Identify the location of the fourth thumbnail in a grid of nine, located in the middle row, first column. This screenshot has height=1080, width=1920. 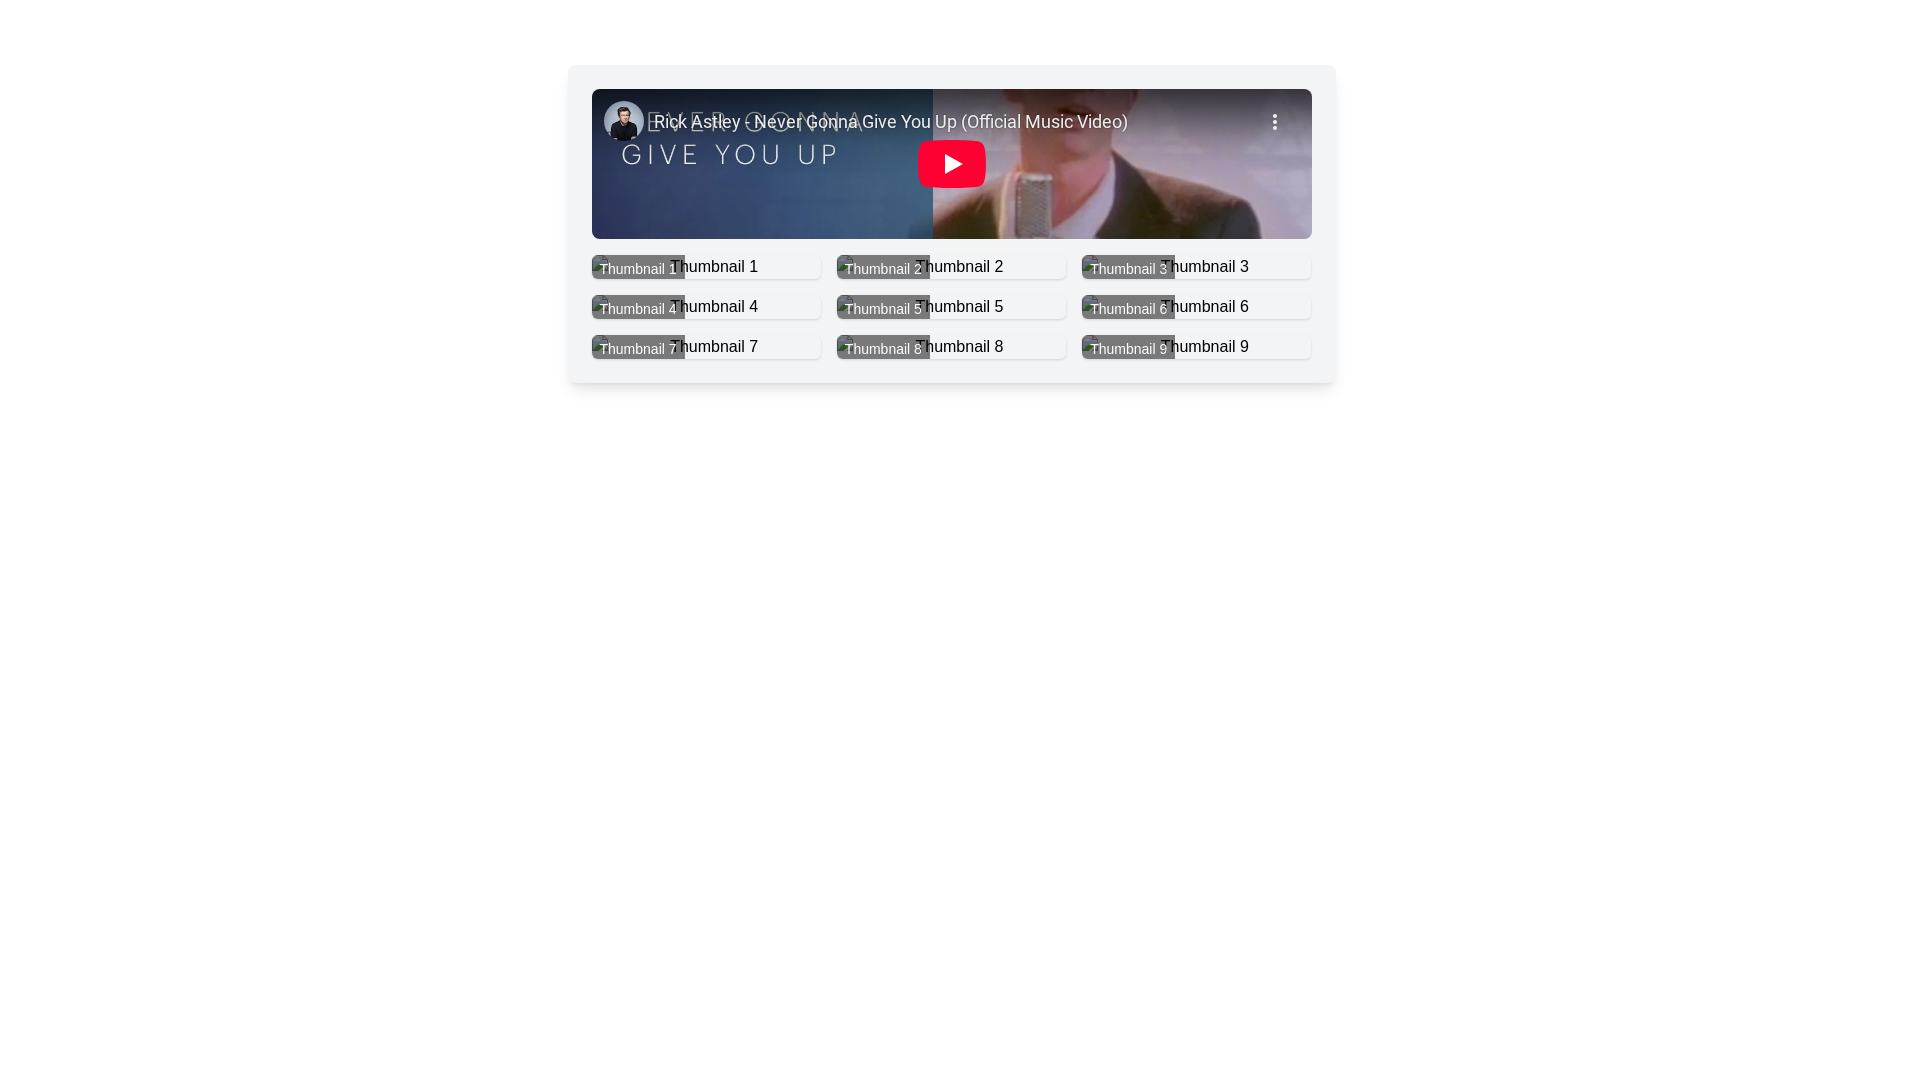
(706, 307).